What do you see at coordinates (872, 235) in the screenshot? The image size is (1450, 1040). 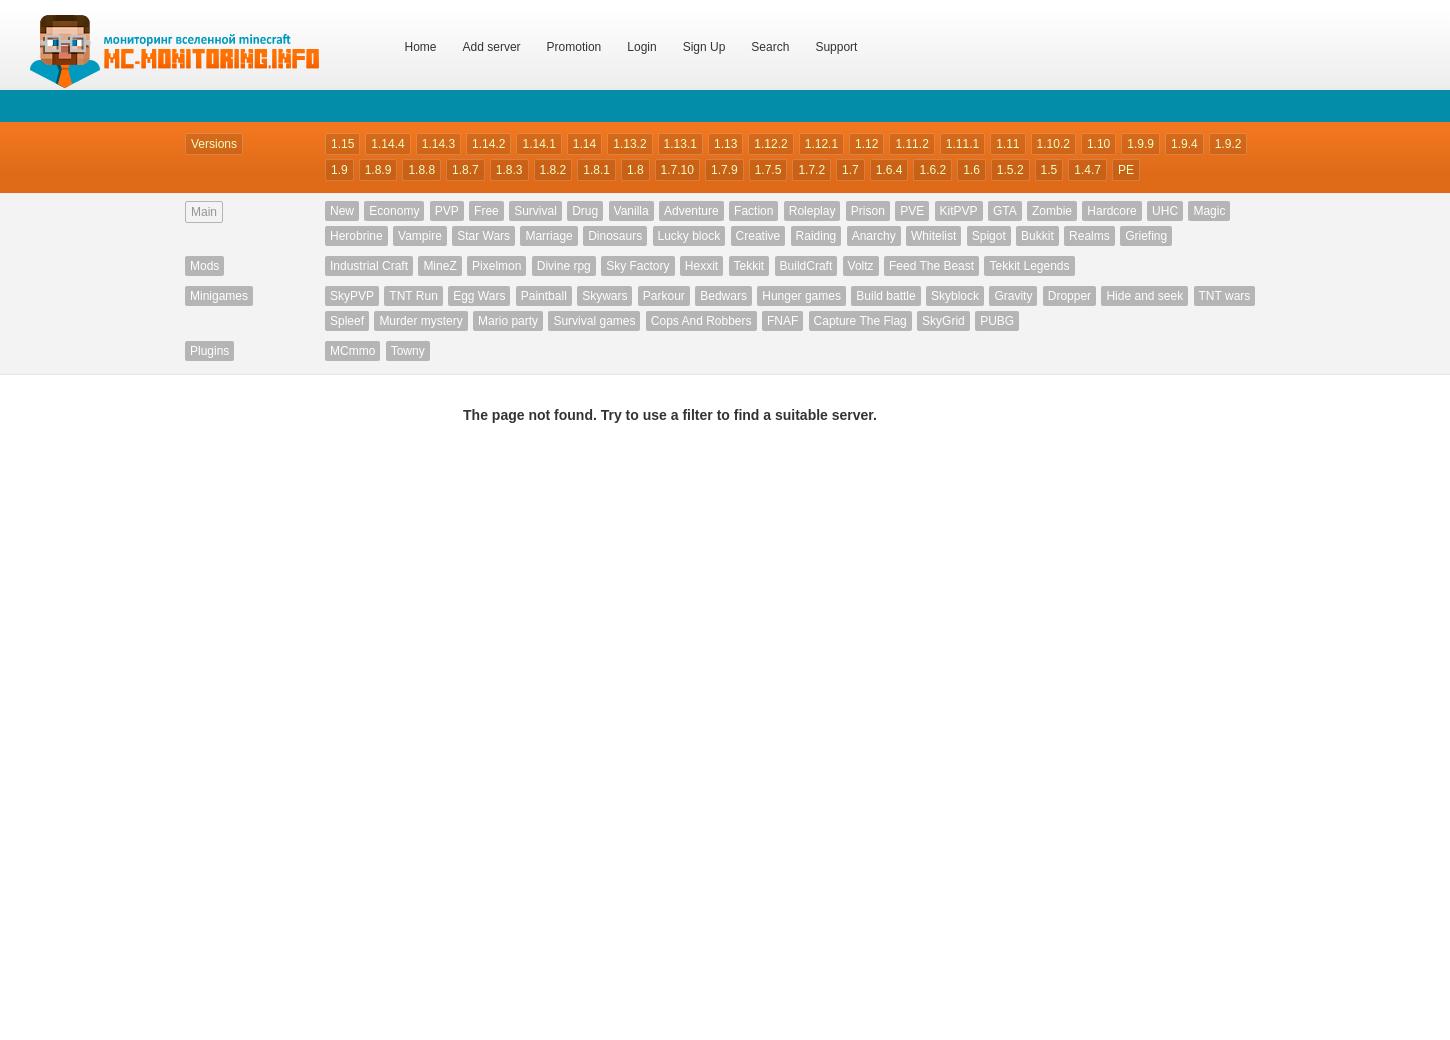 I see `'Anarchy'` at bounding box center [872, 235].